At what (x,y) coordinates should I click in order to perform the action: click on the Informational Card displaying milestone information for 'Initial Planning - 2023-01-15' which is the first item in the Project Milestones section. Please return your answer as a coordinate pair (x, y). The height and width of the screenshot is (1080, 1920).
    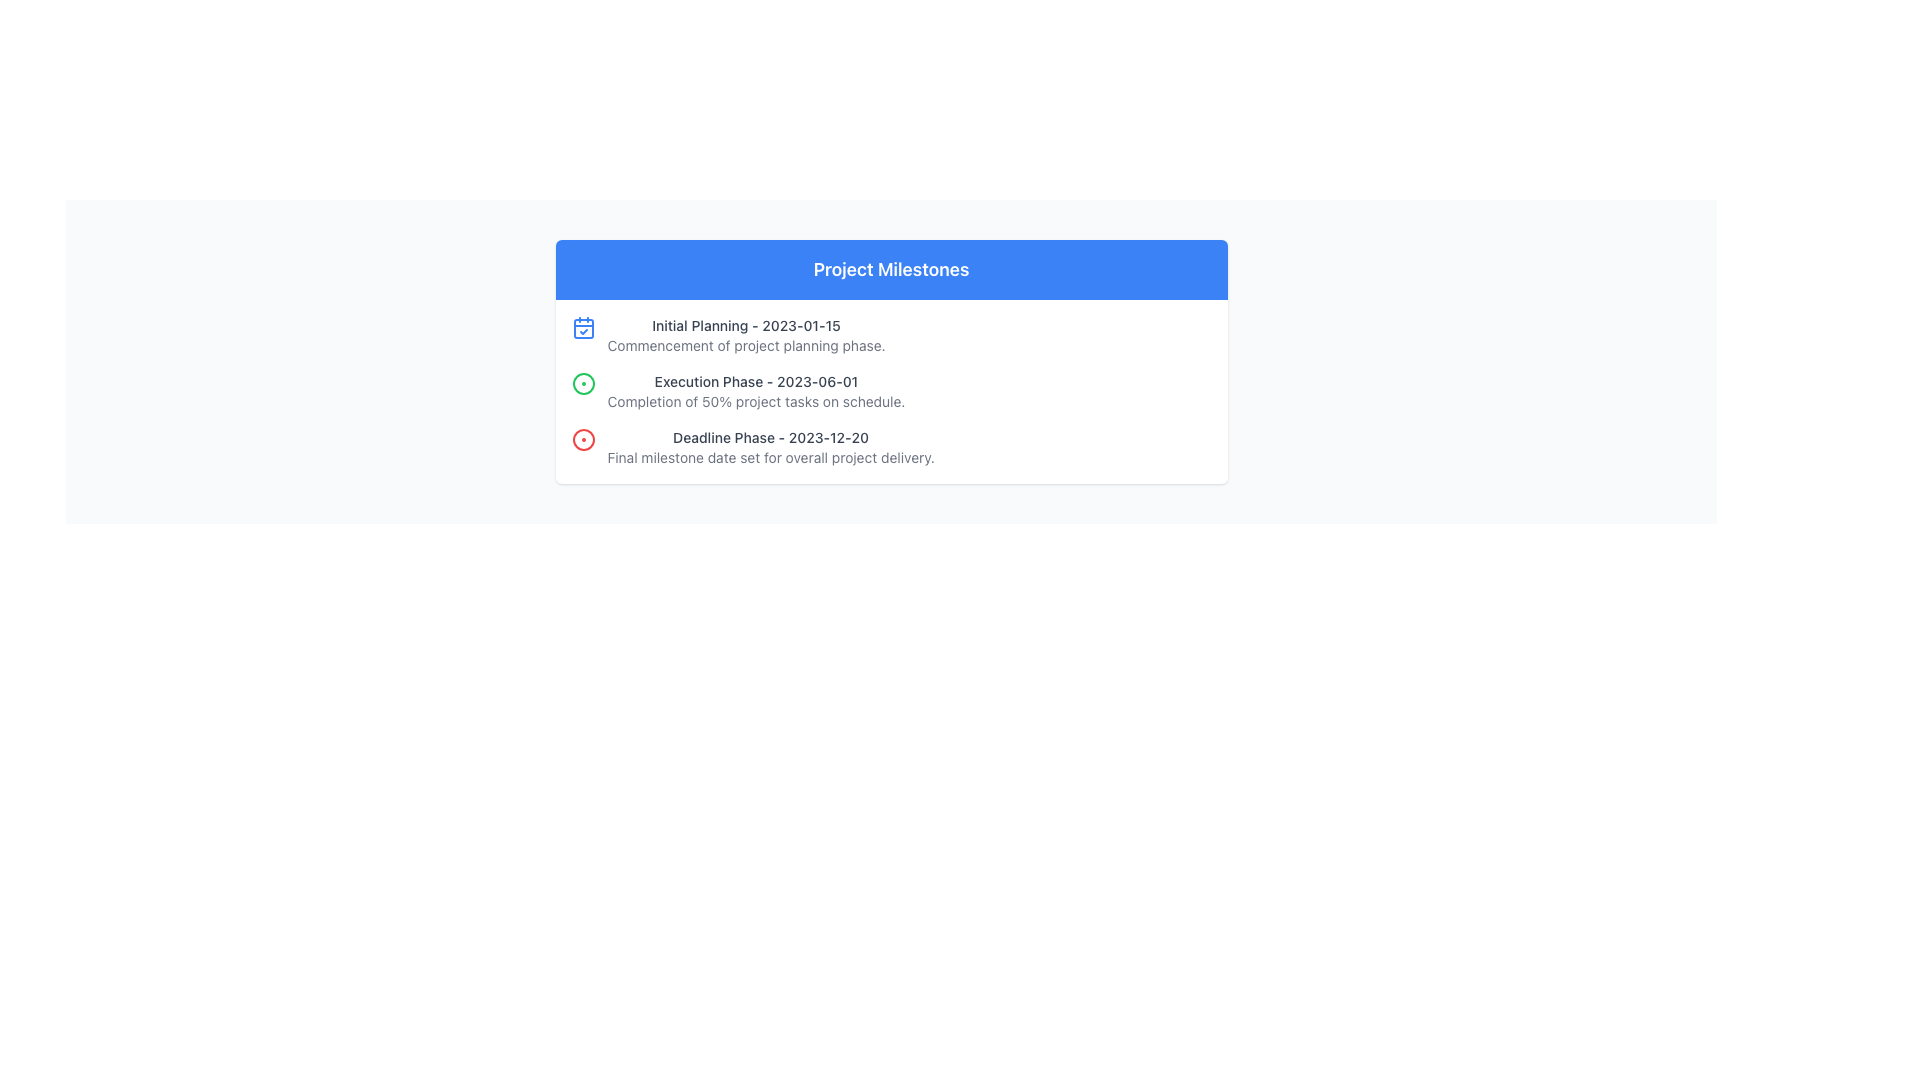
    Looking at the image, I should click on (890, 334).